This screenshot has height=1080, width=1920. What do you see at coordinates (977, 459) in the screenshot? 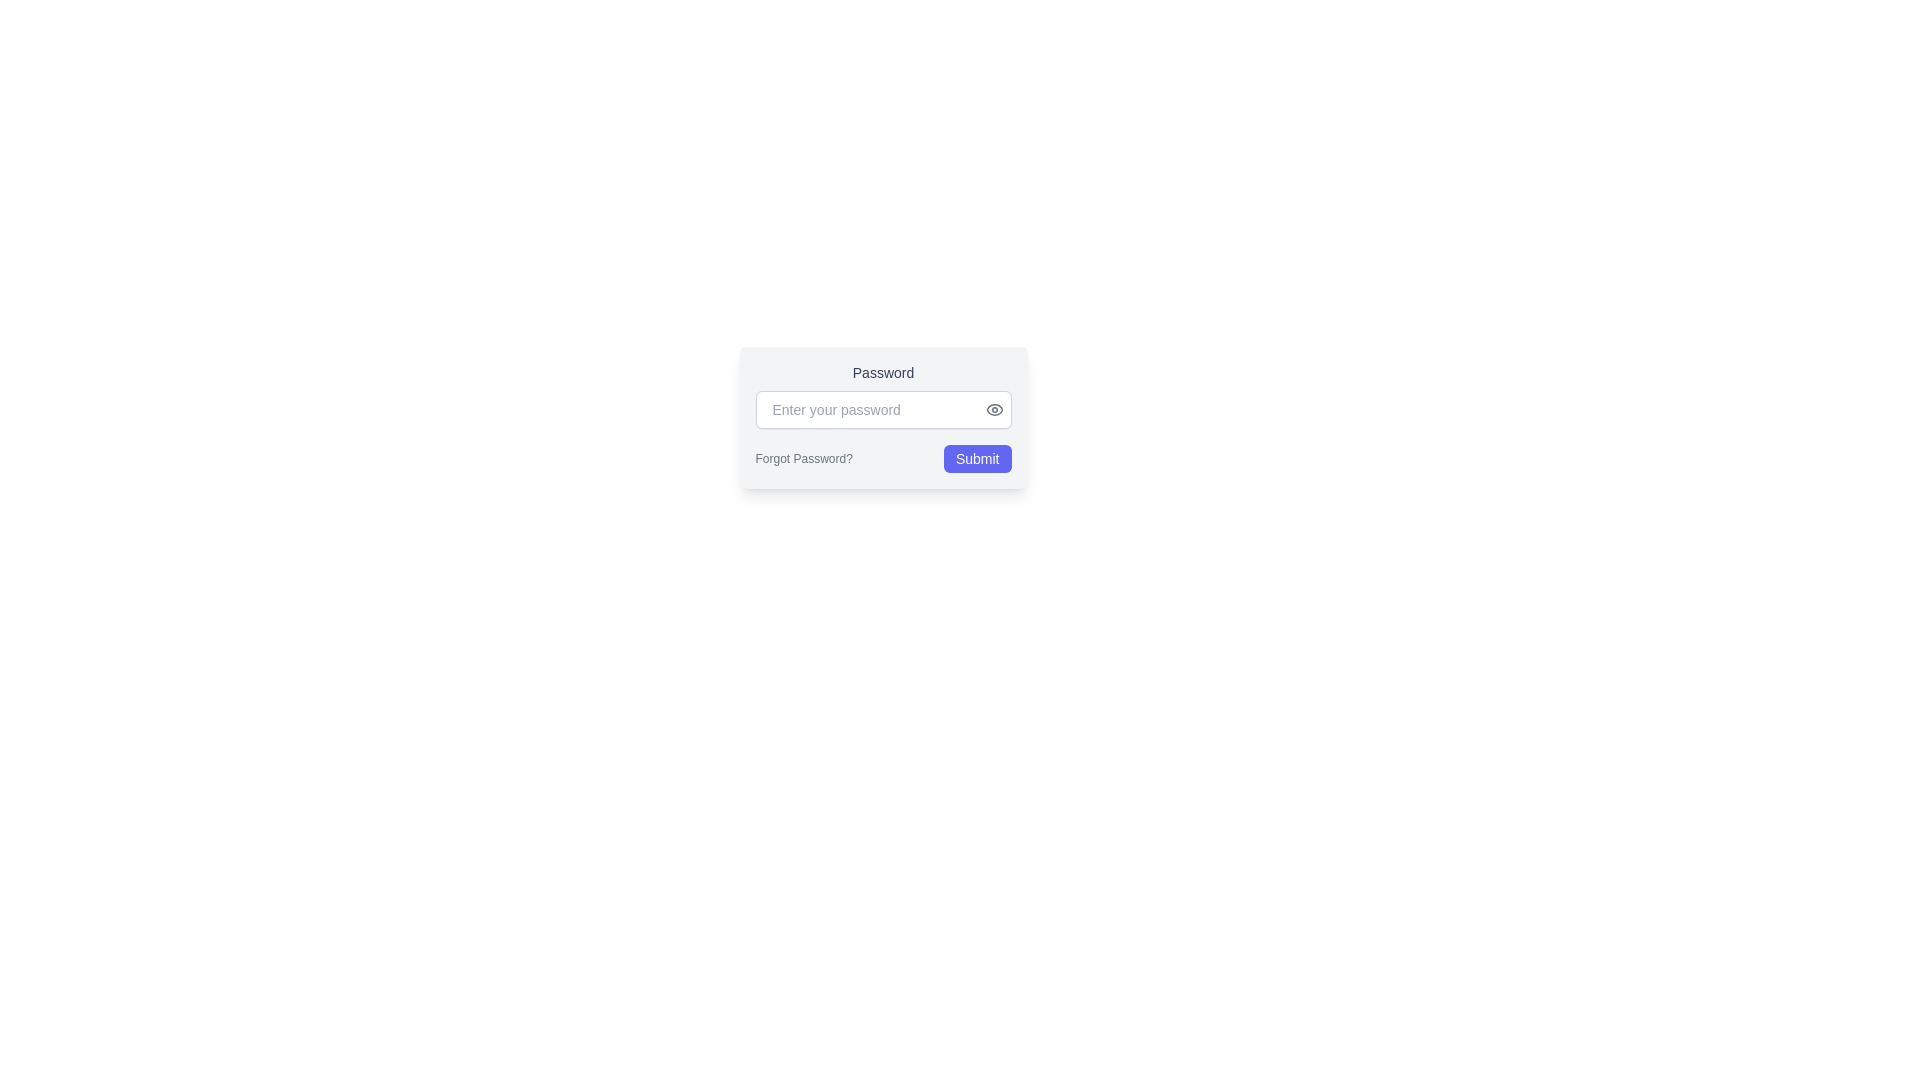
I see `the submit button located to the right of the 'Forgot Password?' text` at bounding box center [977, 459].